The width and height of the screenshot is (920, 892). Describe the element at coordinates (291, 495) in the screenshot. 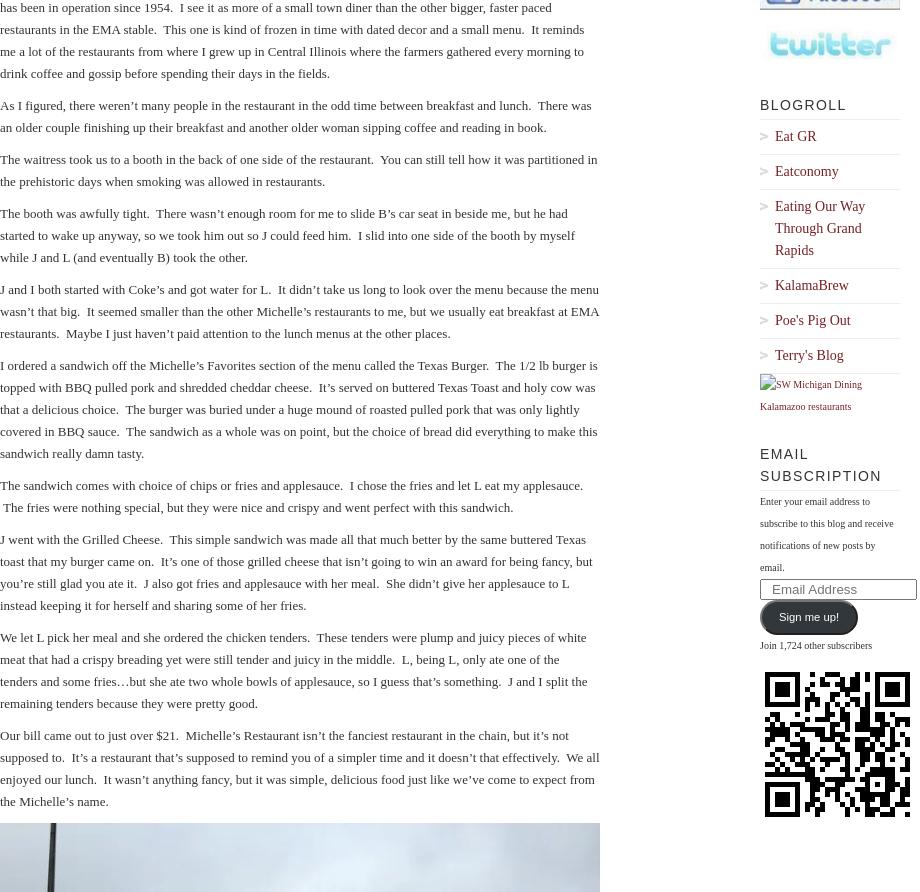

I see `'The sandwich comes with choice of chips or fries and applesauce.  I chose the fries and let L eat my applesauce.  The fries were nothing special, but they were nice and crispy and went perfect with this sandwich.'` at that location.